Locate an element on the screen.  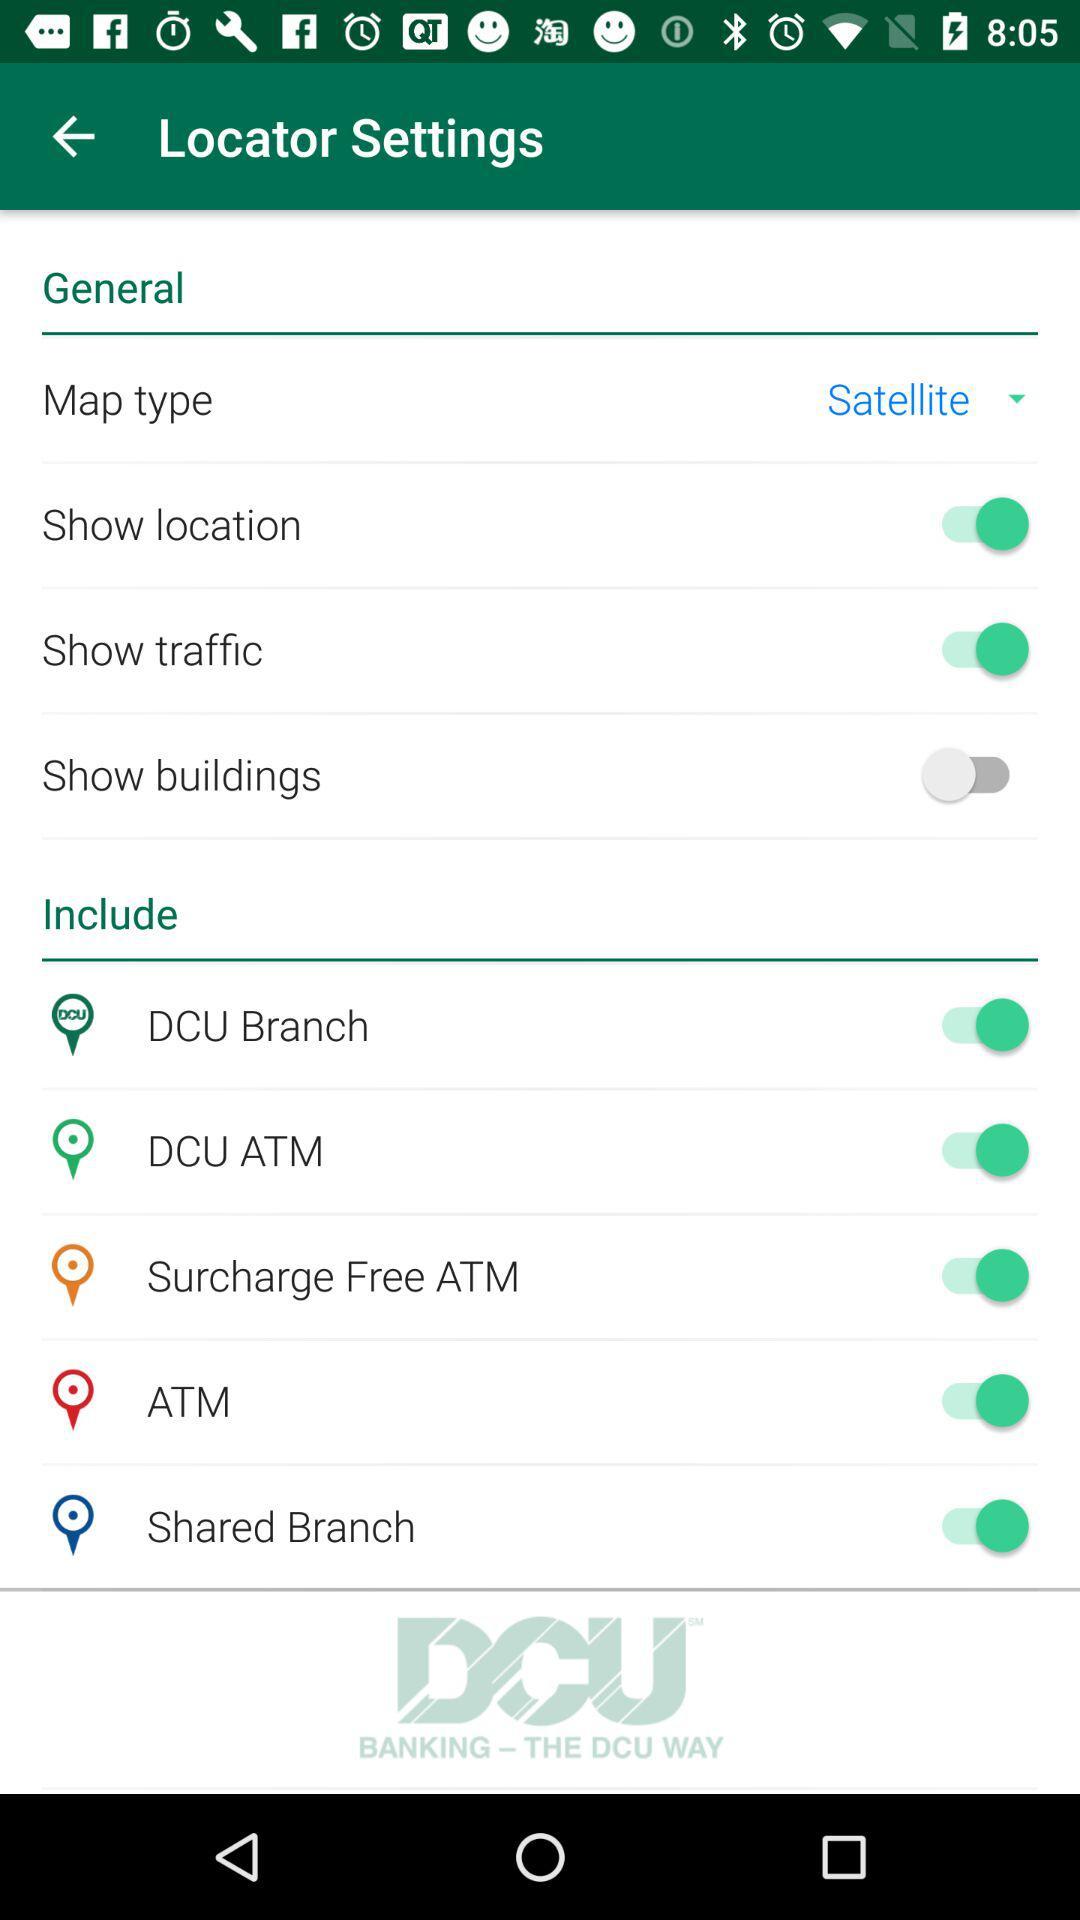
turn-on atm is located at coordinates (974, 1399).